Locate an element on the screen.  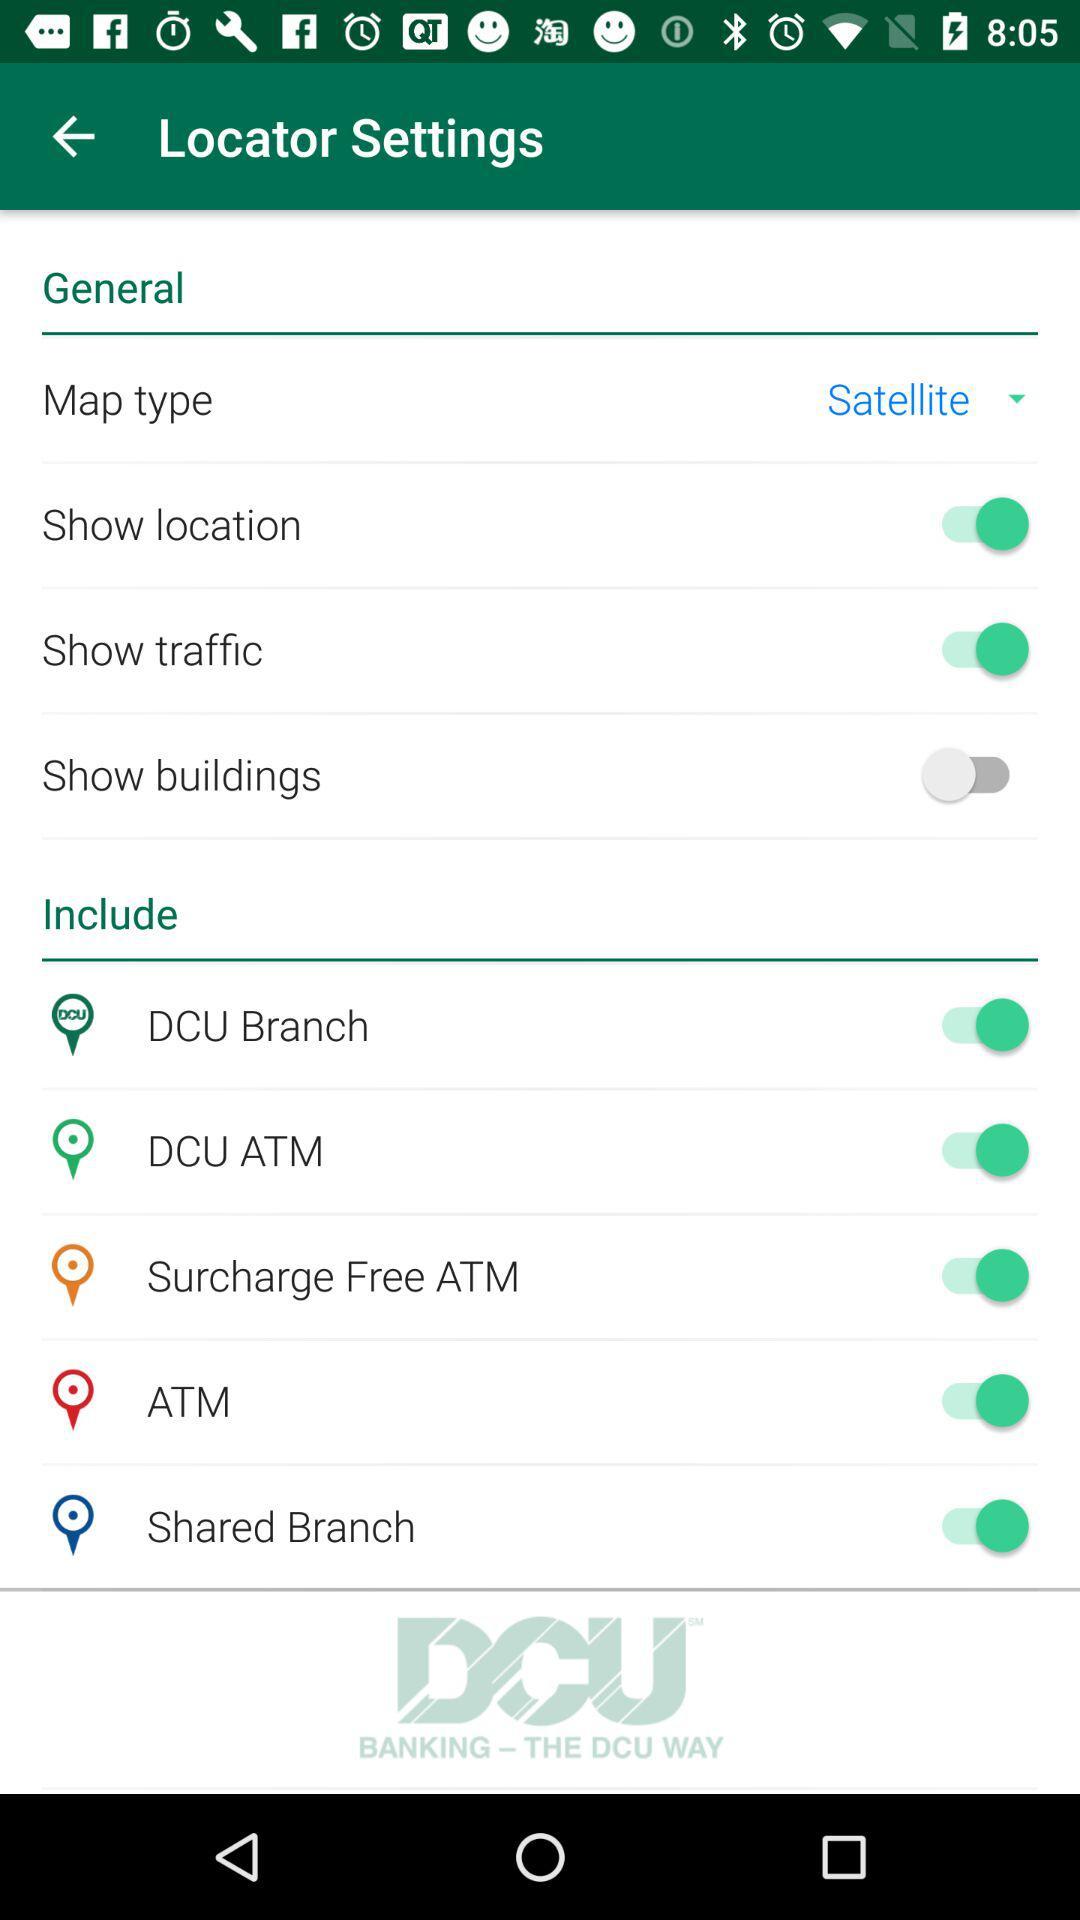
turn-on atm is located at coordinates (974, 1399).